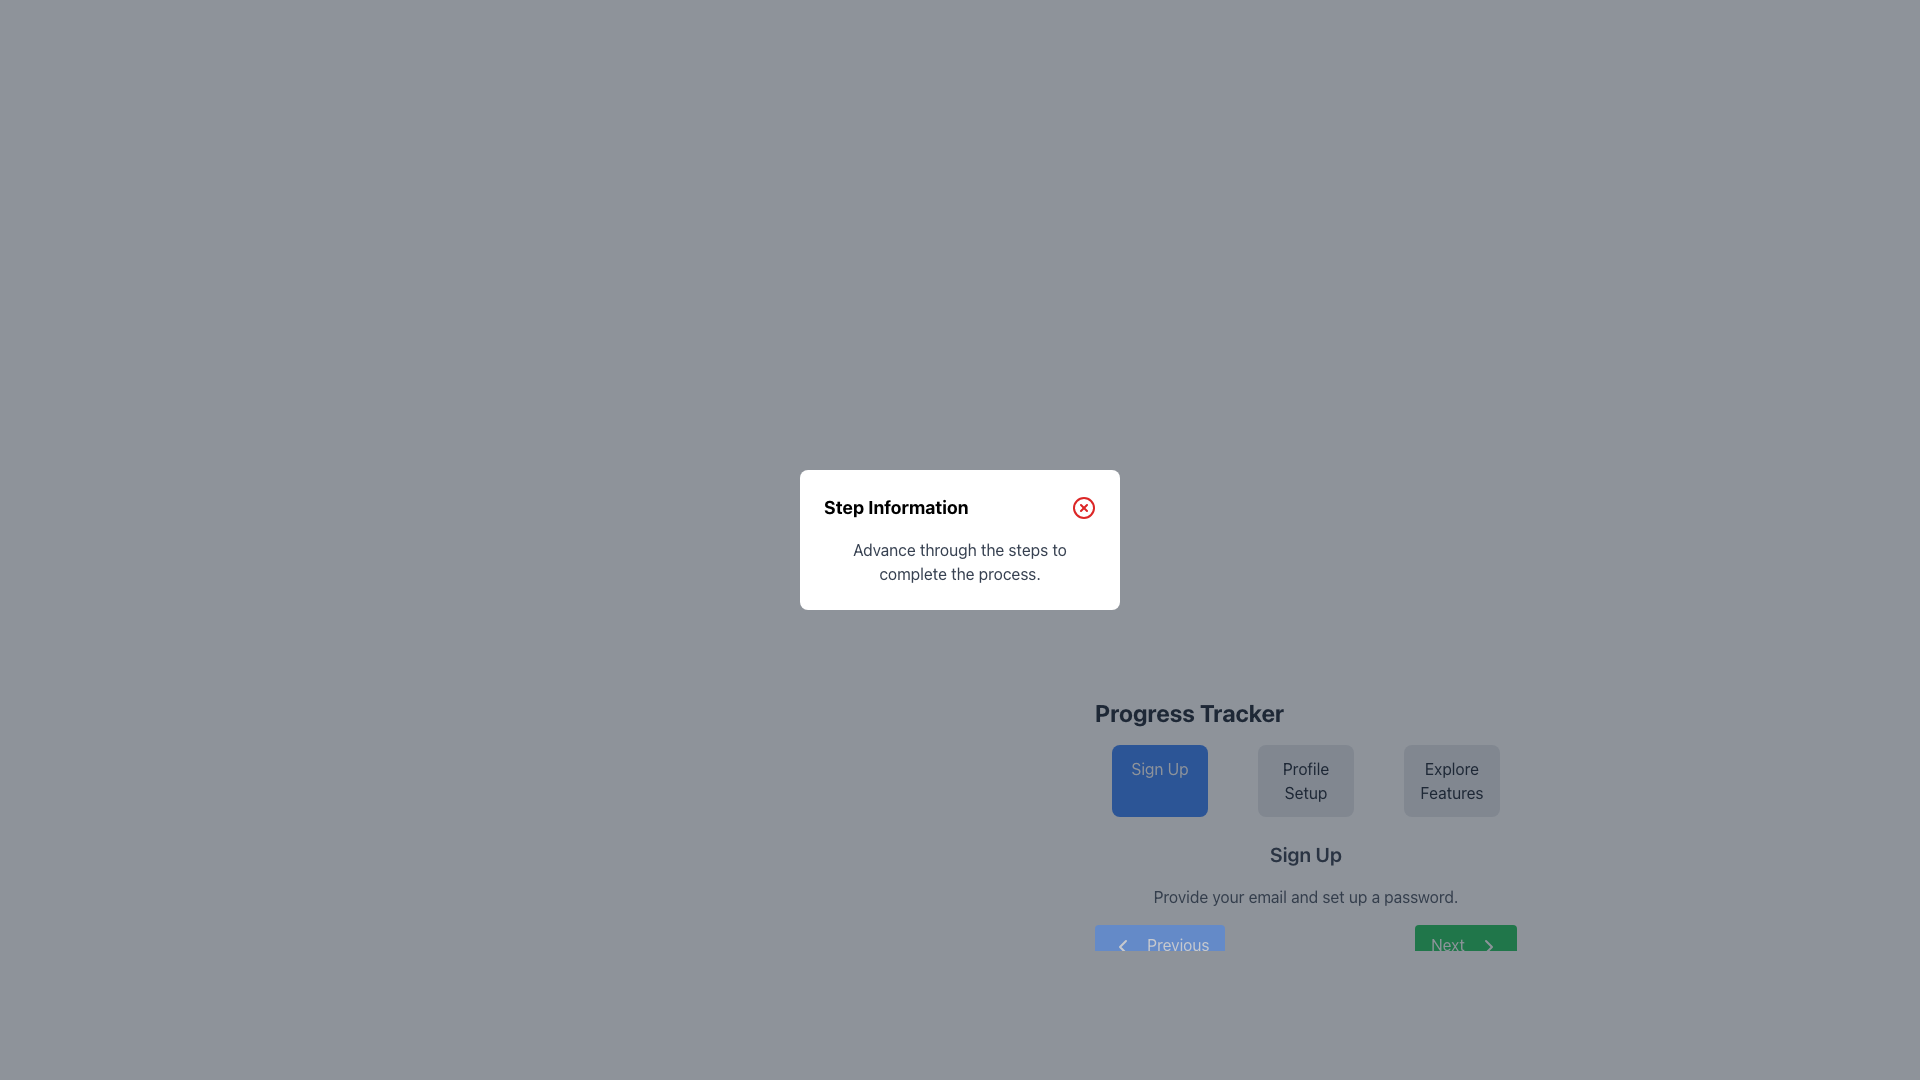 The height and width of the screenshot is (1080, 1920). I want to click on the red circular close button with a white 'X' symbol located in the top-right corner of the 'Step Information' card, so click(1083, 507).